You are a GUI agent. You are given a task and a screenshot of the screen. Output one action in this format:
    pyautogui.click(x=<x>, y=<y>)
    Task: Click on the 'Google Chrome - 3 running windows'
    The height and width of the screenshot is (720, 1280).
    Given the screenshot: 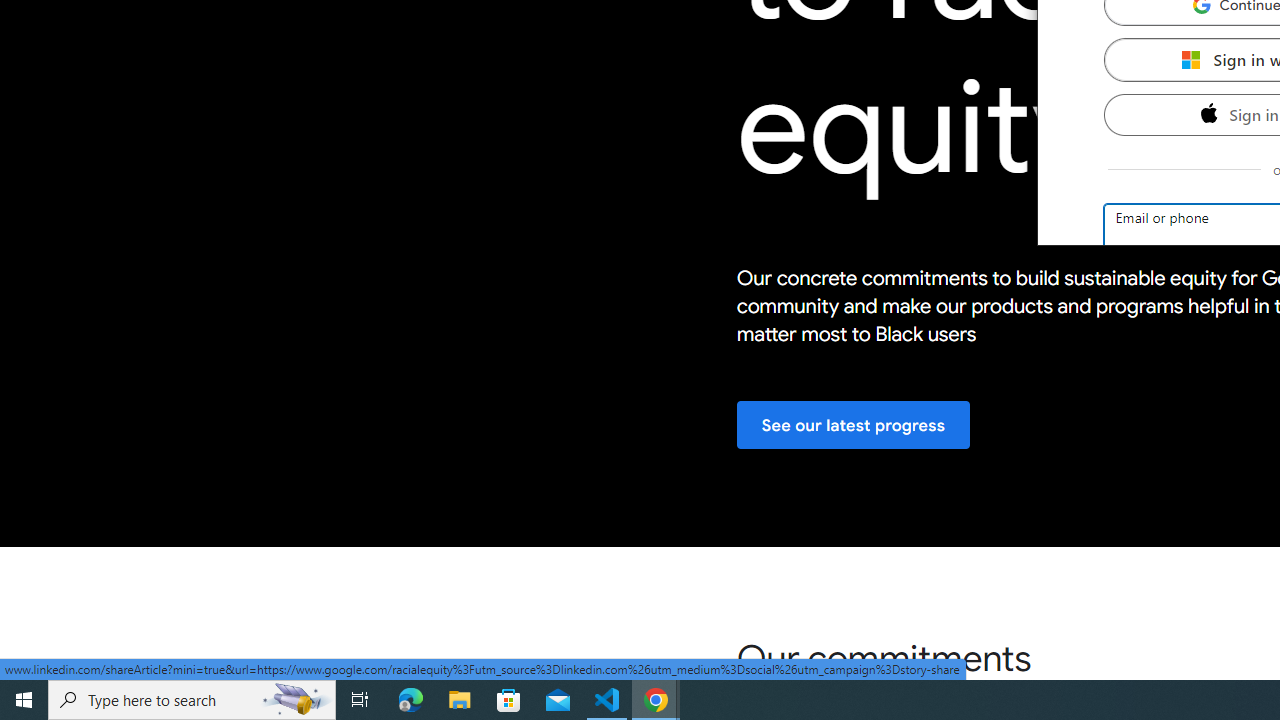 What is the action you would take?
    pyautogui.click(x=656, y=698)
    